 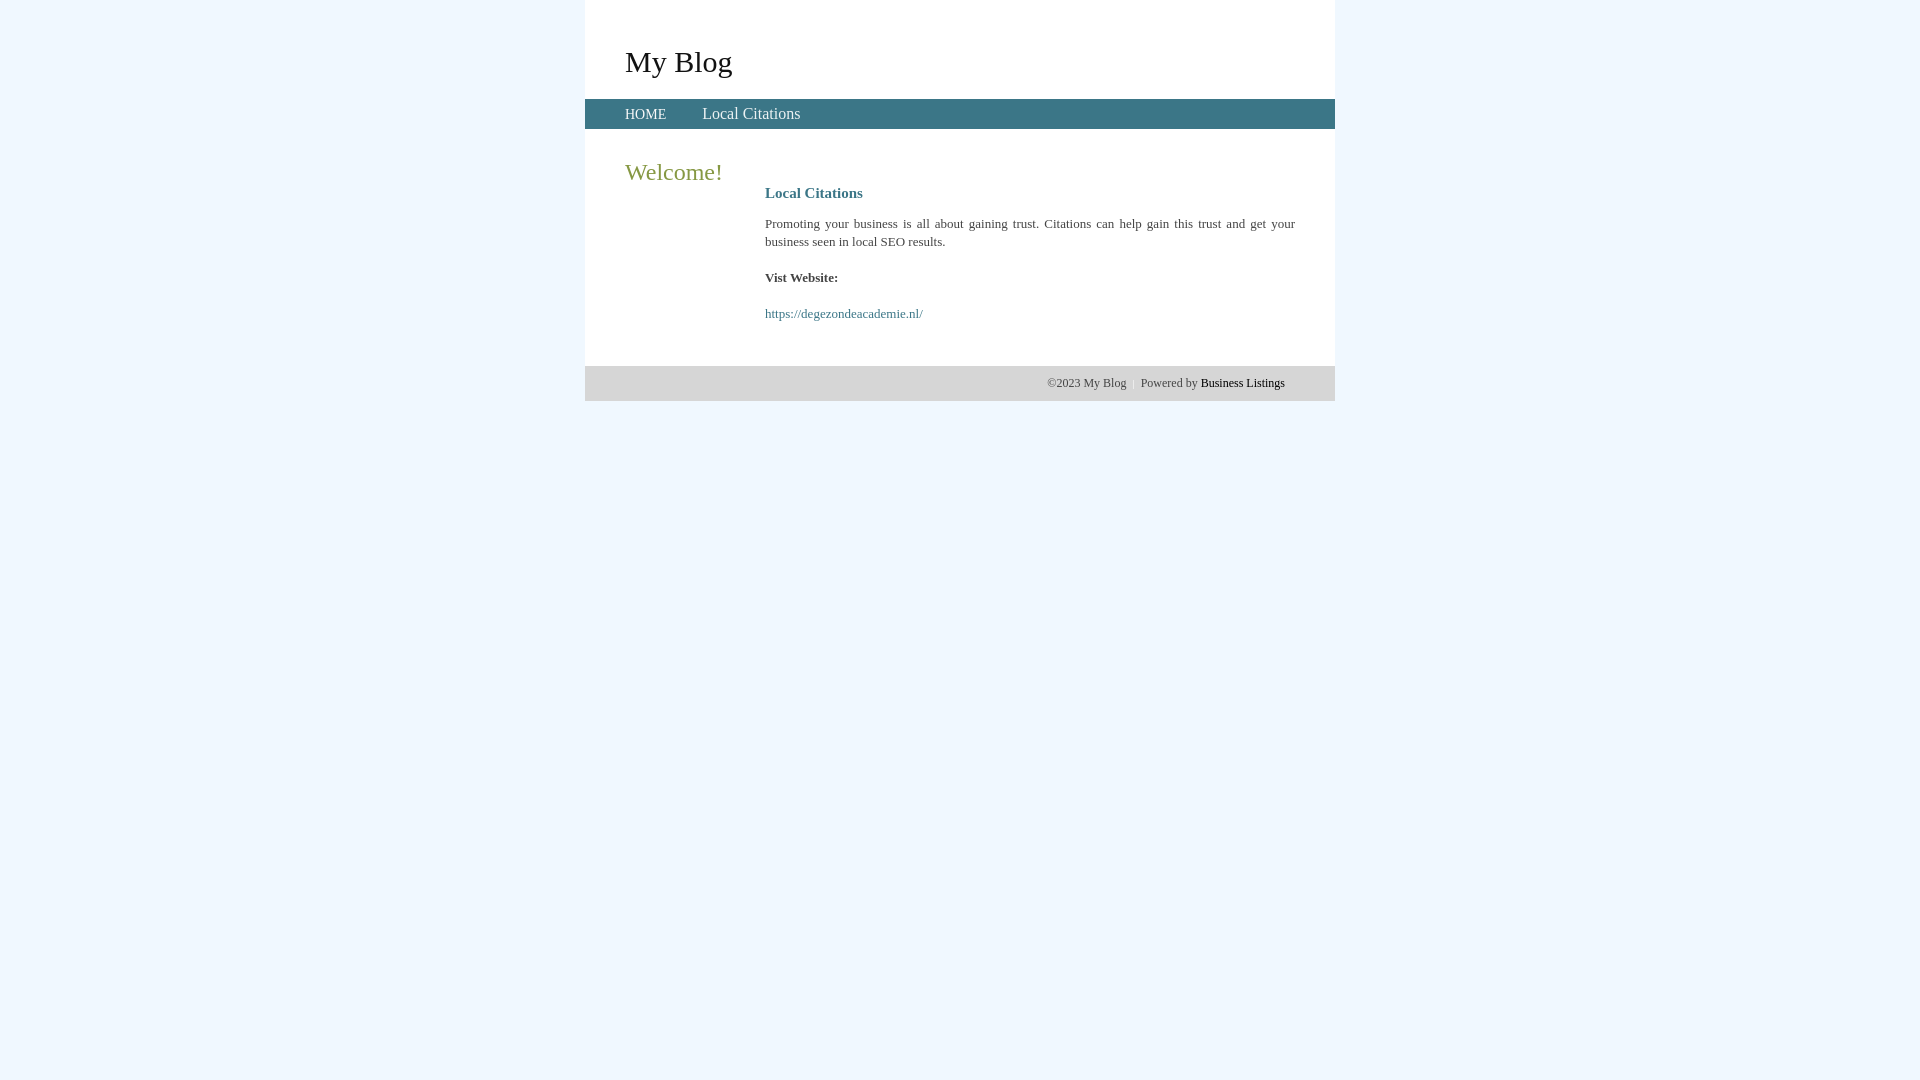 What do you see at coordinates (749, 113) in the screenshot?
I see `'Local Citations'` at bounding box center [749, 113].